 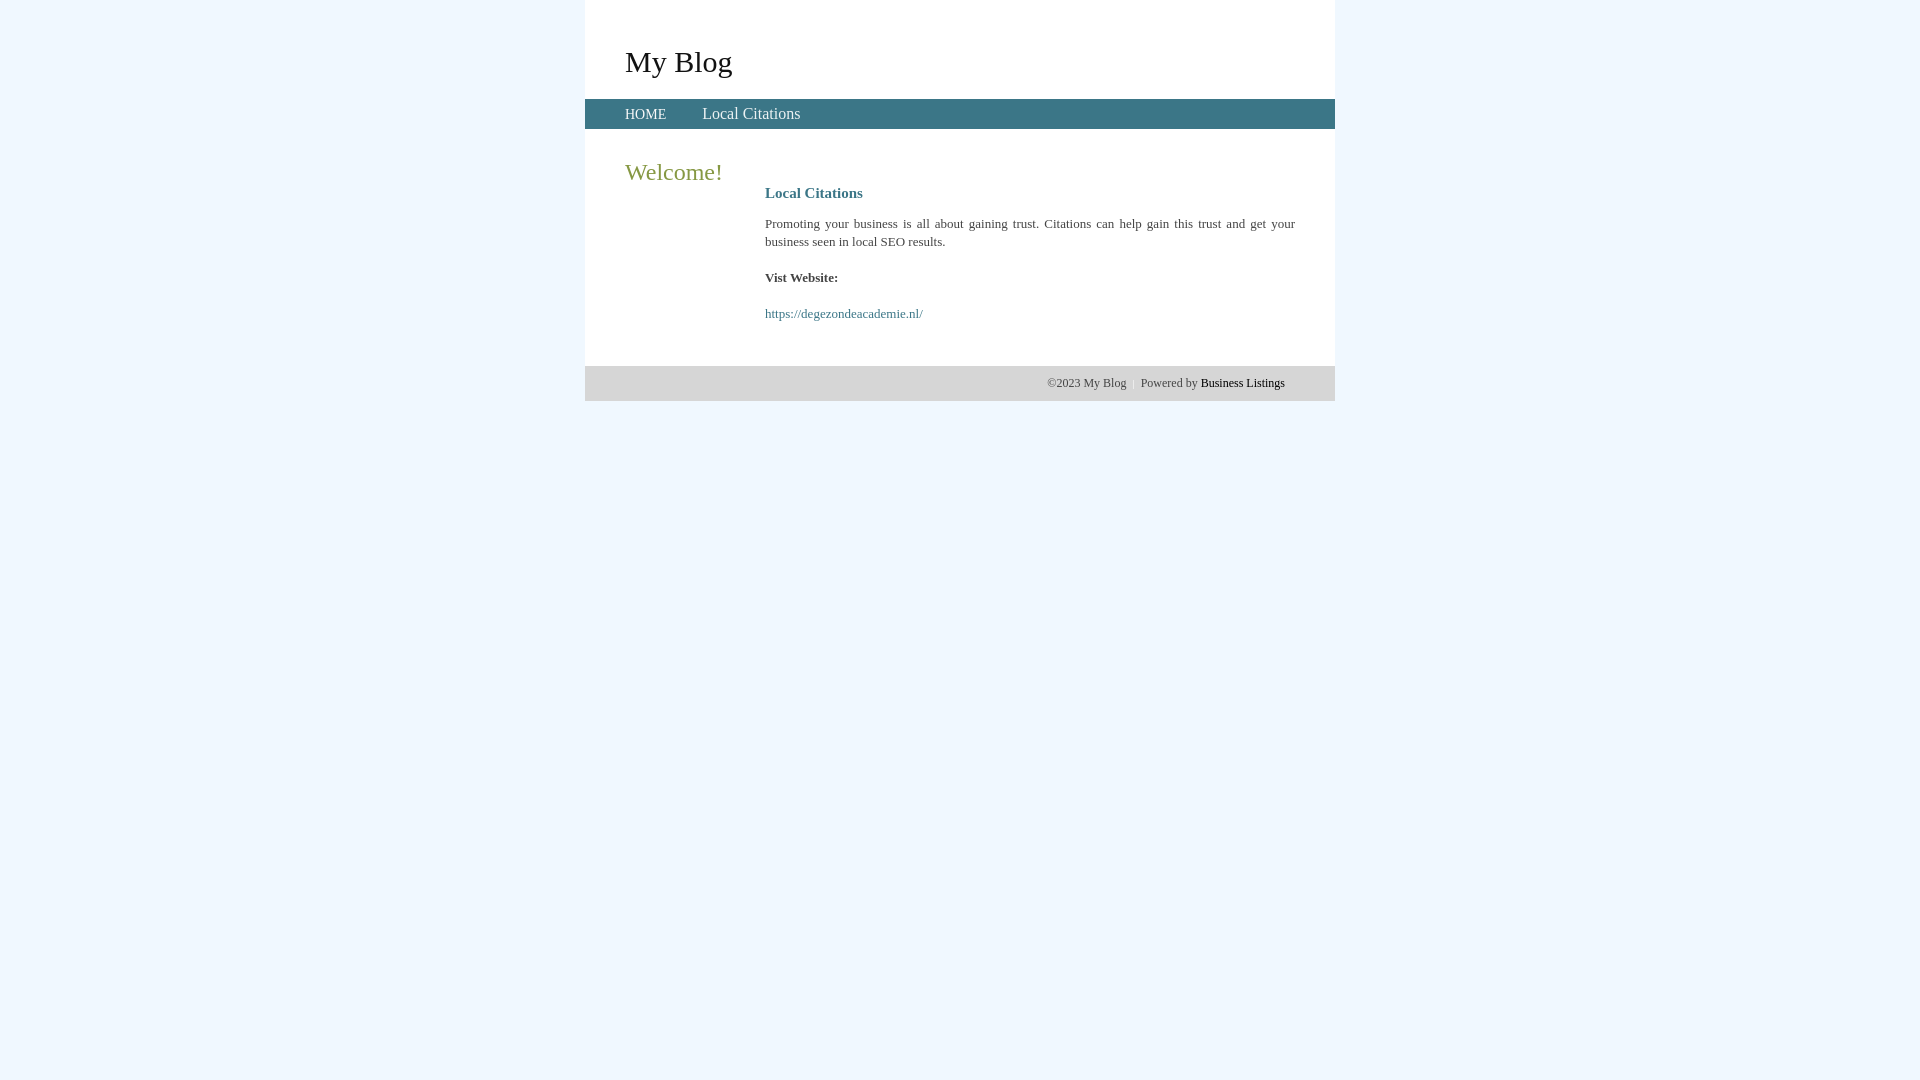 What do you see at coordinates (749, 113) in the screenshot?
I see `'Local Citations'` at bounding box center [749, 113].